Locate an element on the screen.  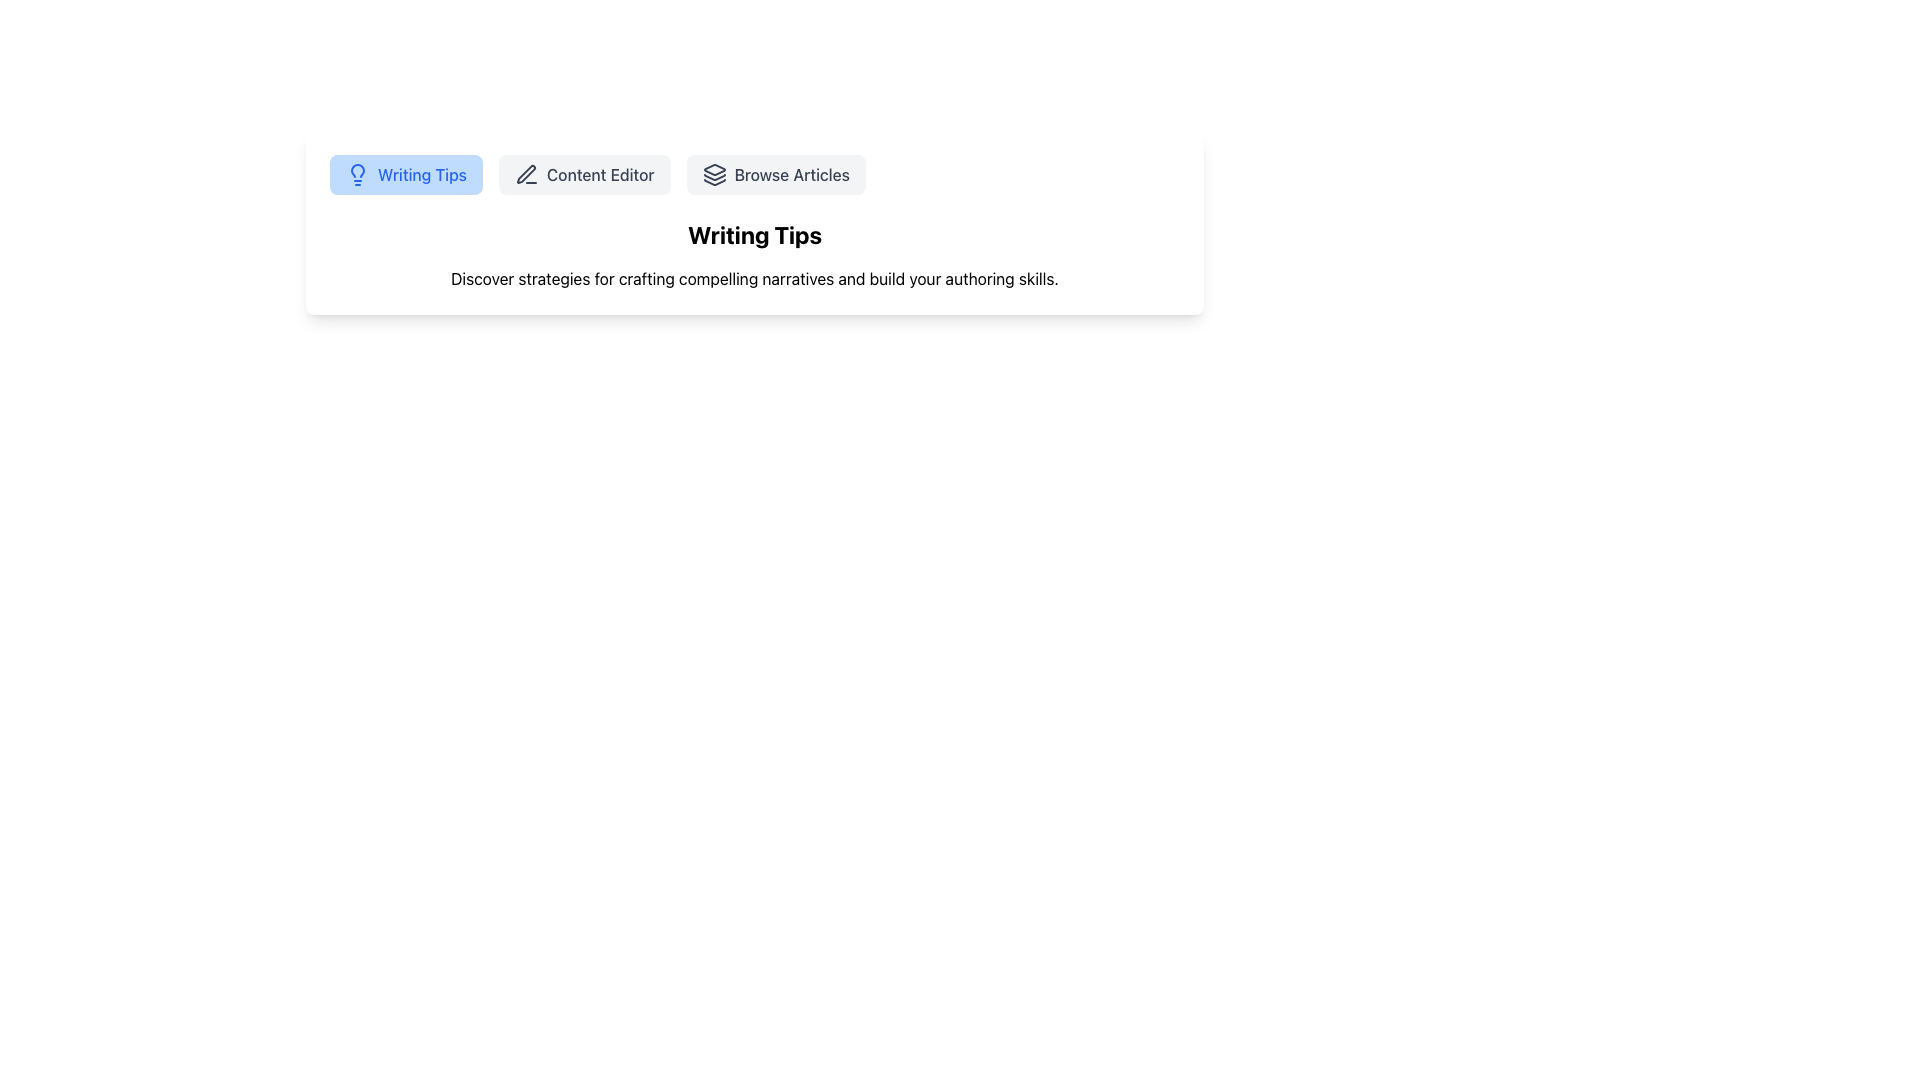
the 'Browse Articles' button, which is a rectangular button with a light gray background and the text 'Browse Articles' in medium gray font, located to the right of the 'Content Editor' button is located at coordinates (775, 173).